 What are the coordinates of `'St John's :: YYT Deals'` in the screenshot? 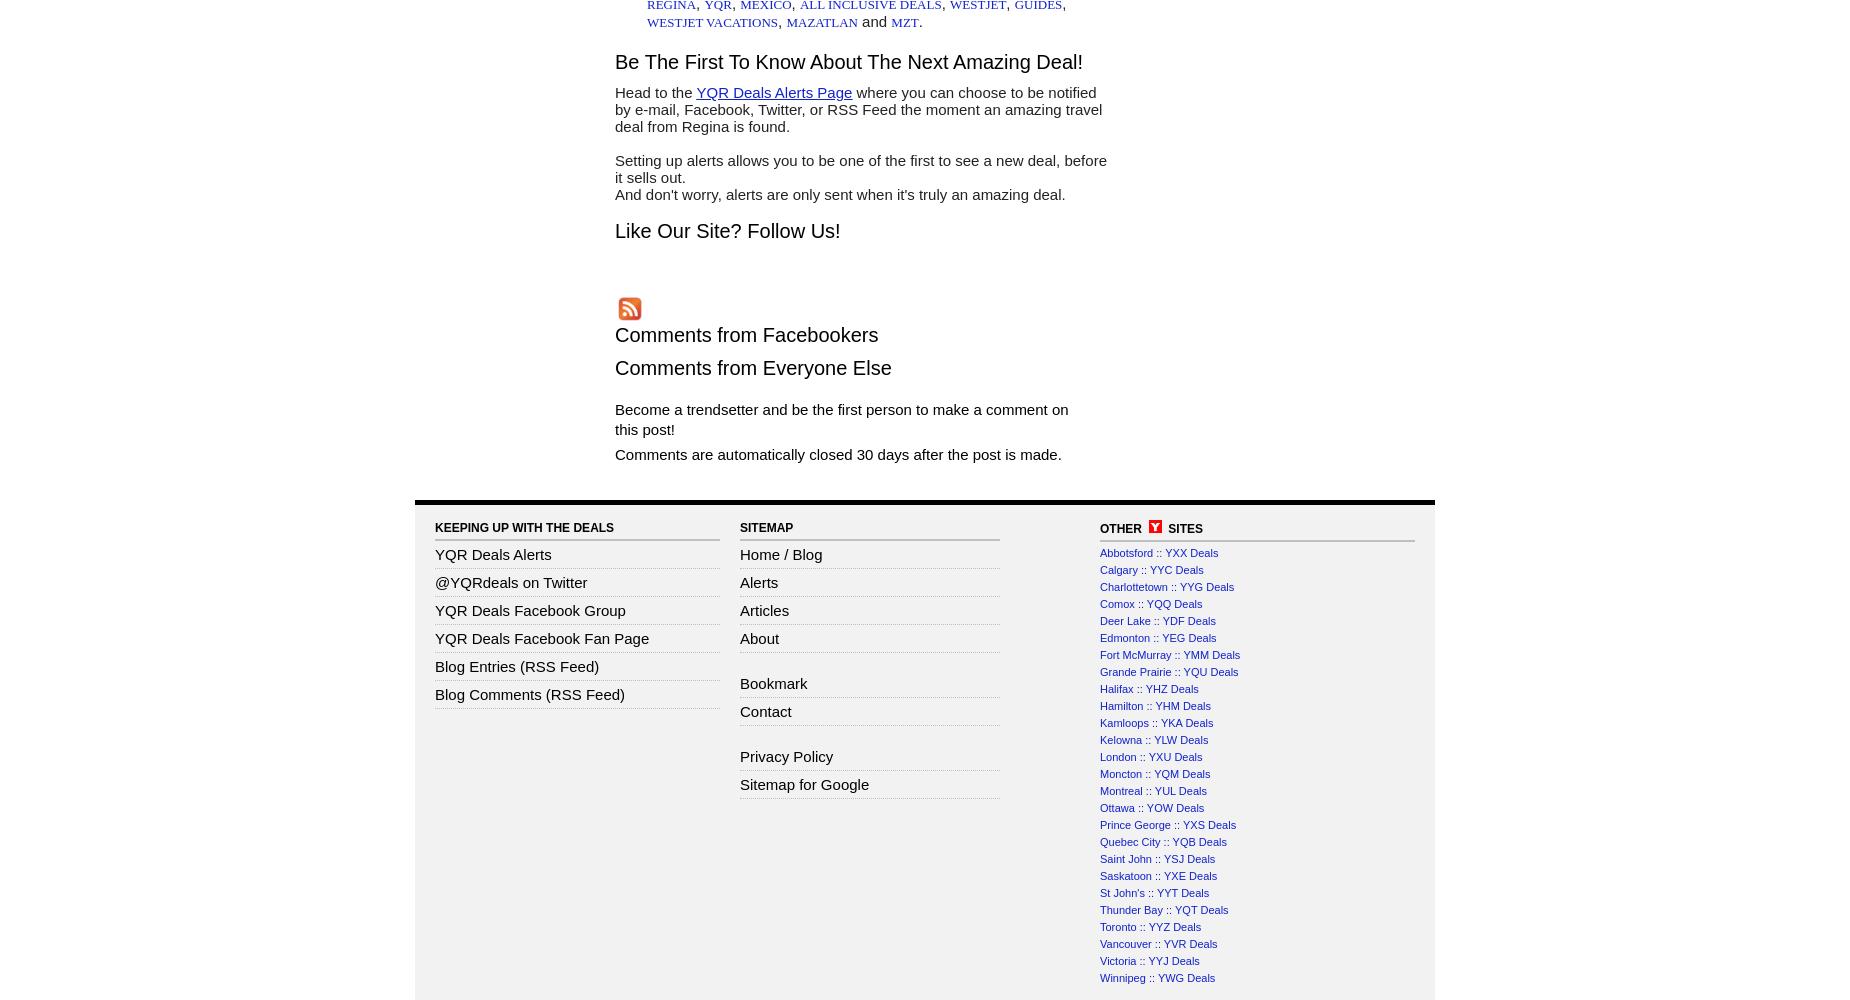 It's located at (1099, 893).